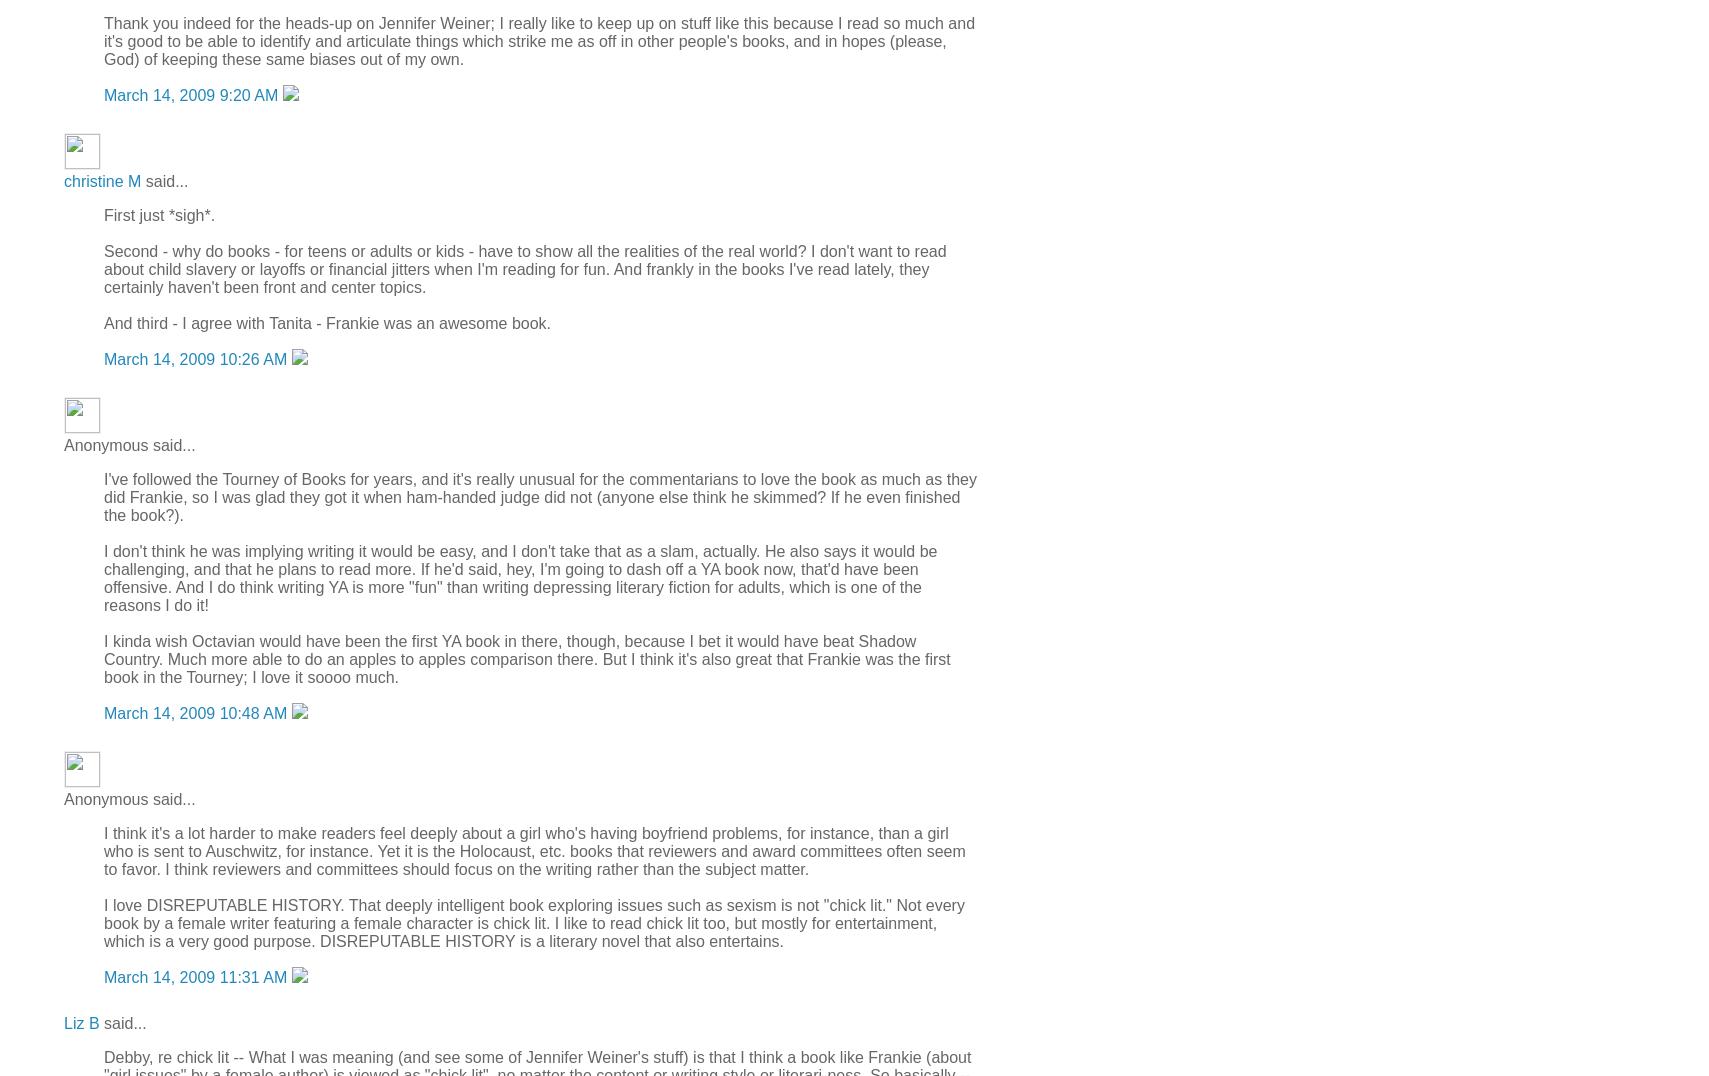  I want to click on 'March 14, 2009 11:31 AM', so click(196, 977).